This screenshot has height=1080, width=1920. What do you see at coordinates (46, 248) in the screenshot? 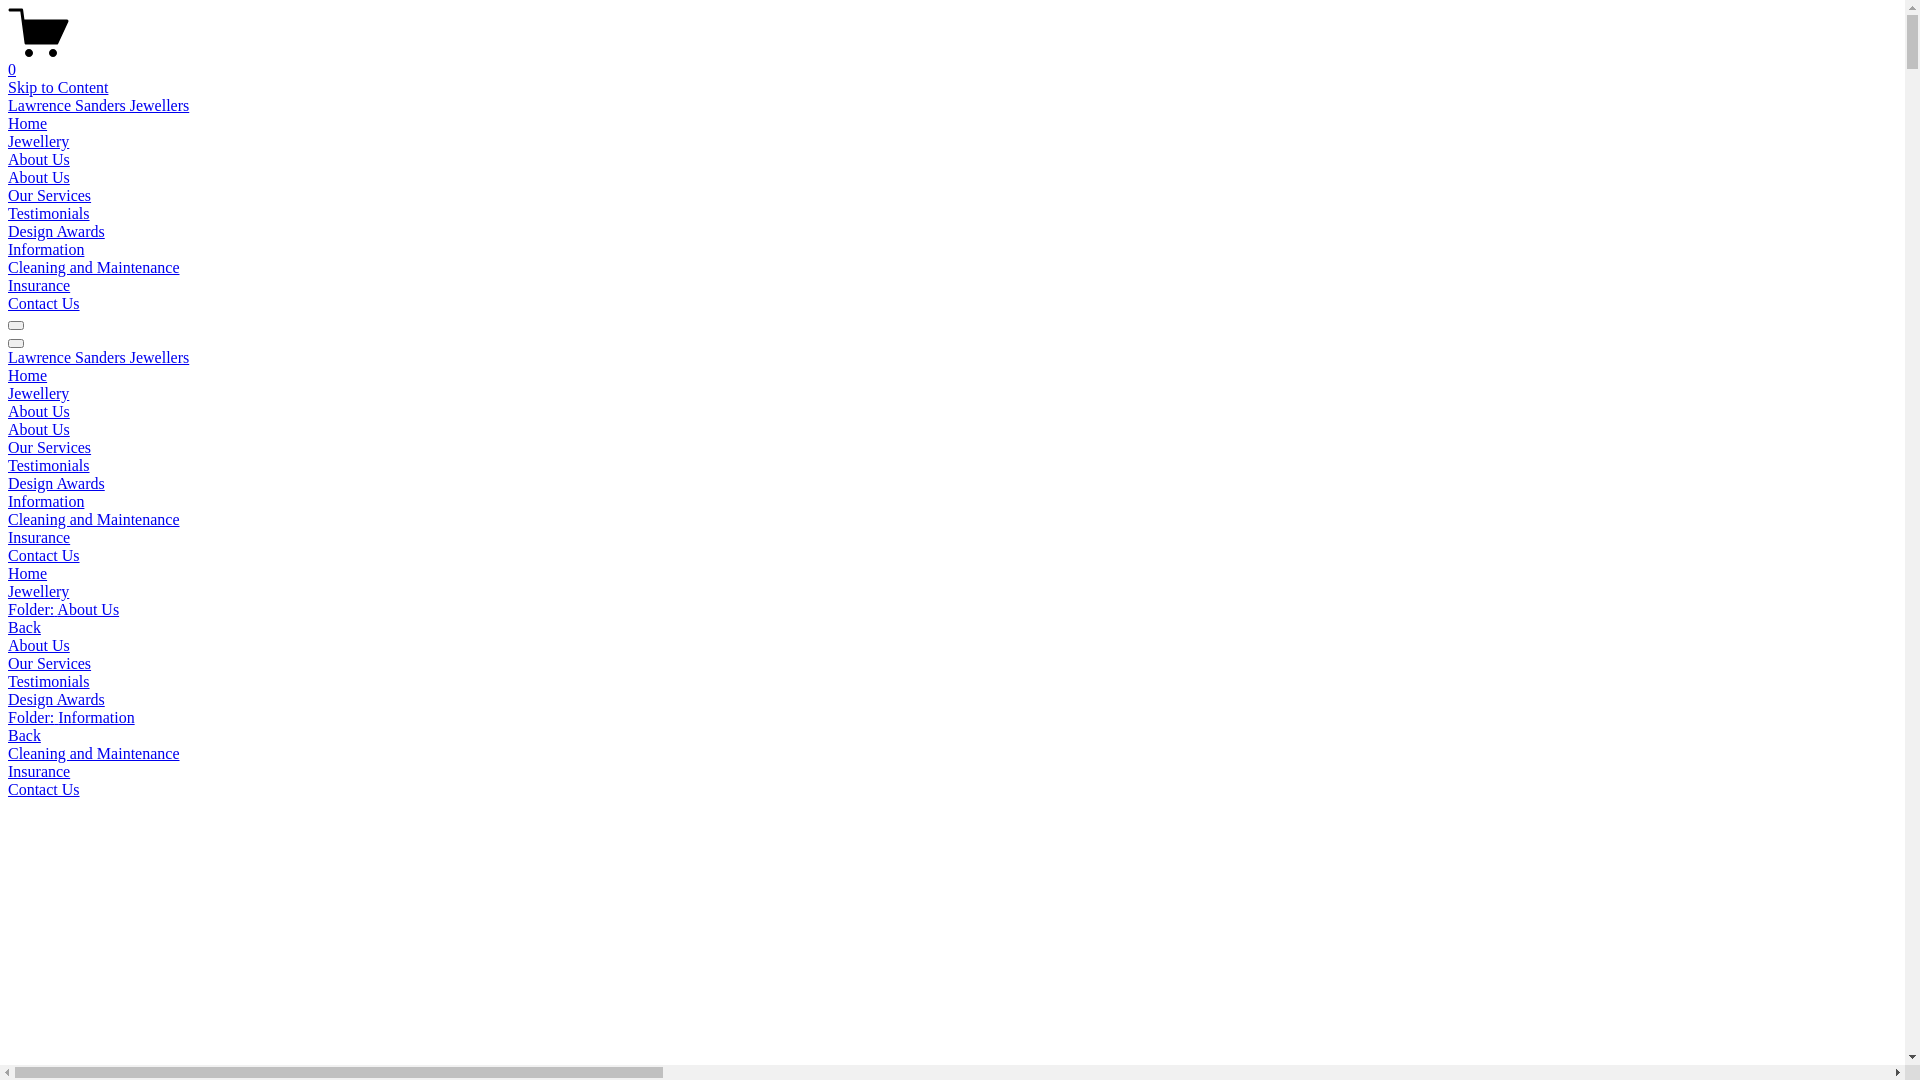
I see `'Information'` at bounding box center [46, 248].